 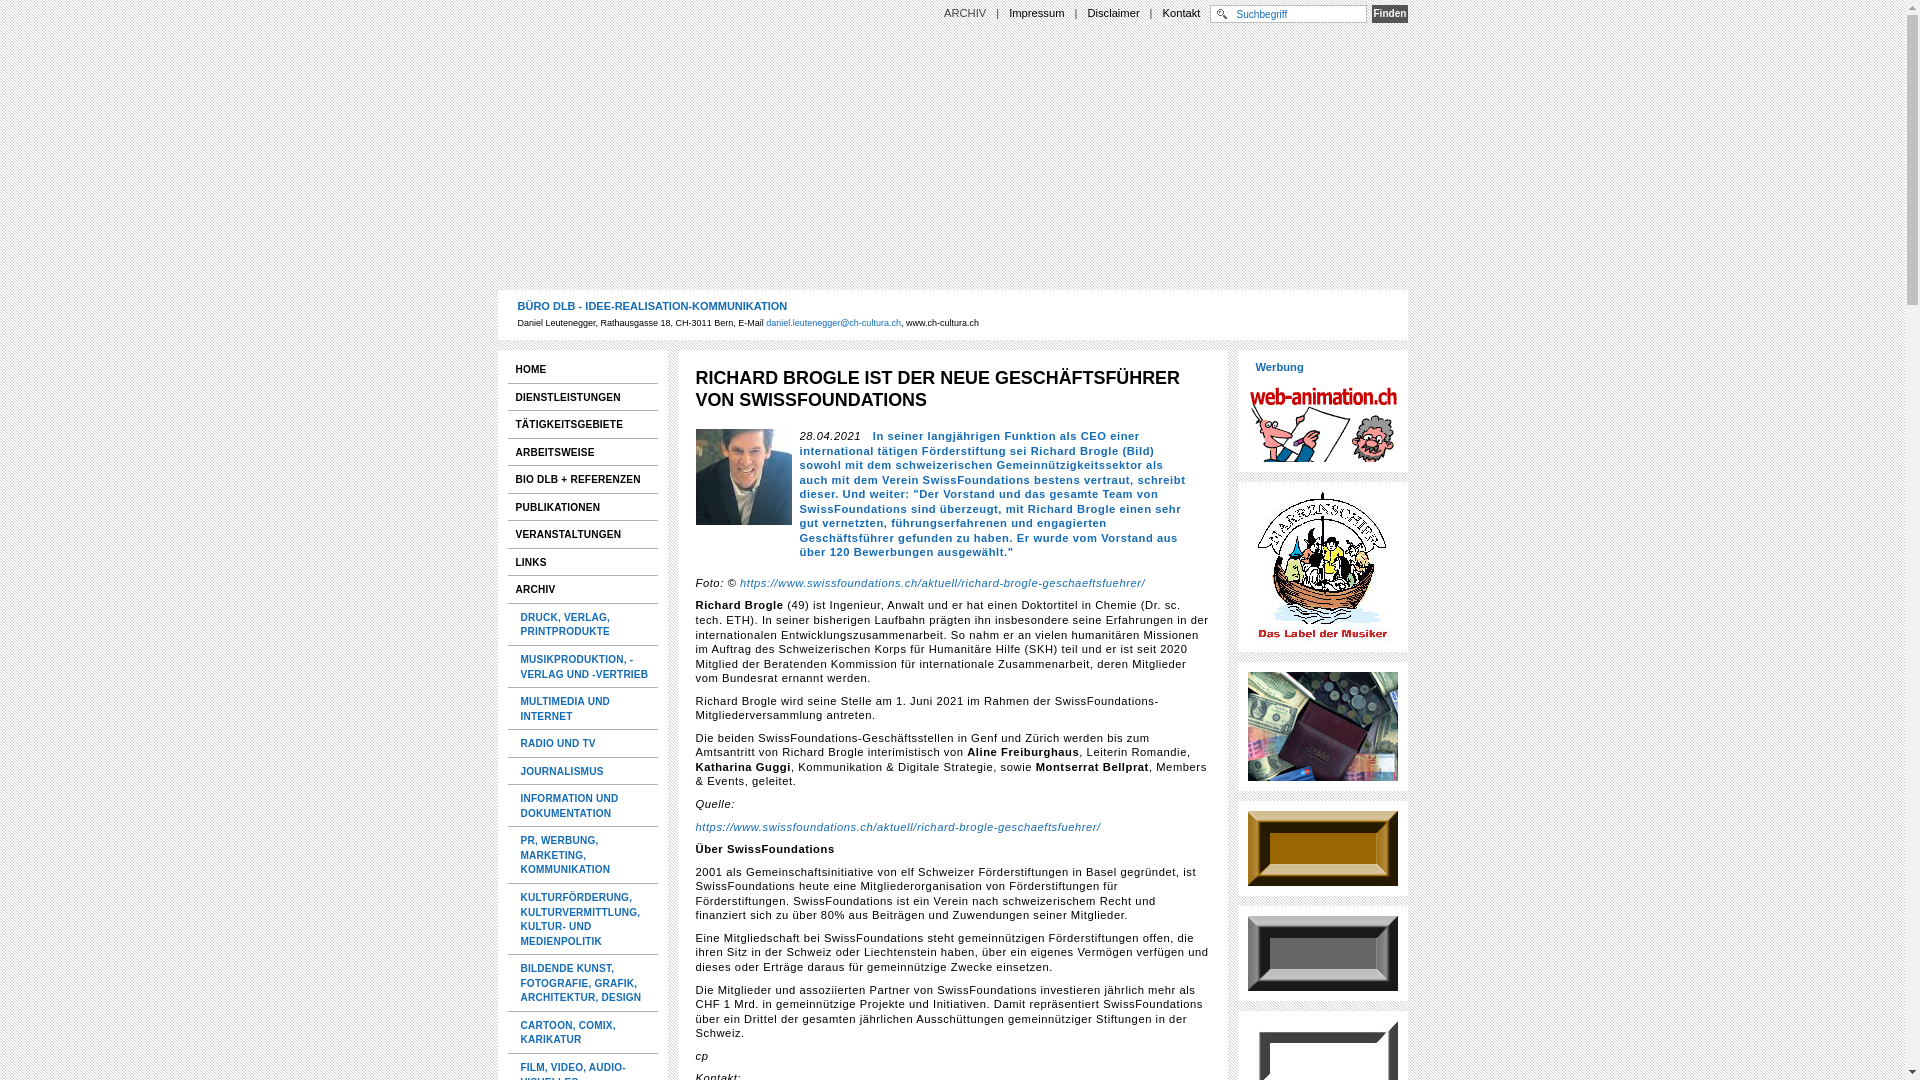 What do you see at coordinates (583, 743) in the screenshot?
I see `'RADIO UND TV'` at bounding box center [583, 743].